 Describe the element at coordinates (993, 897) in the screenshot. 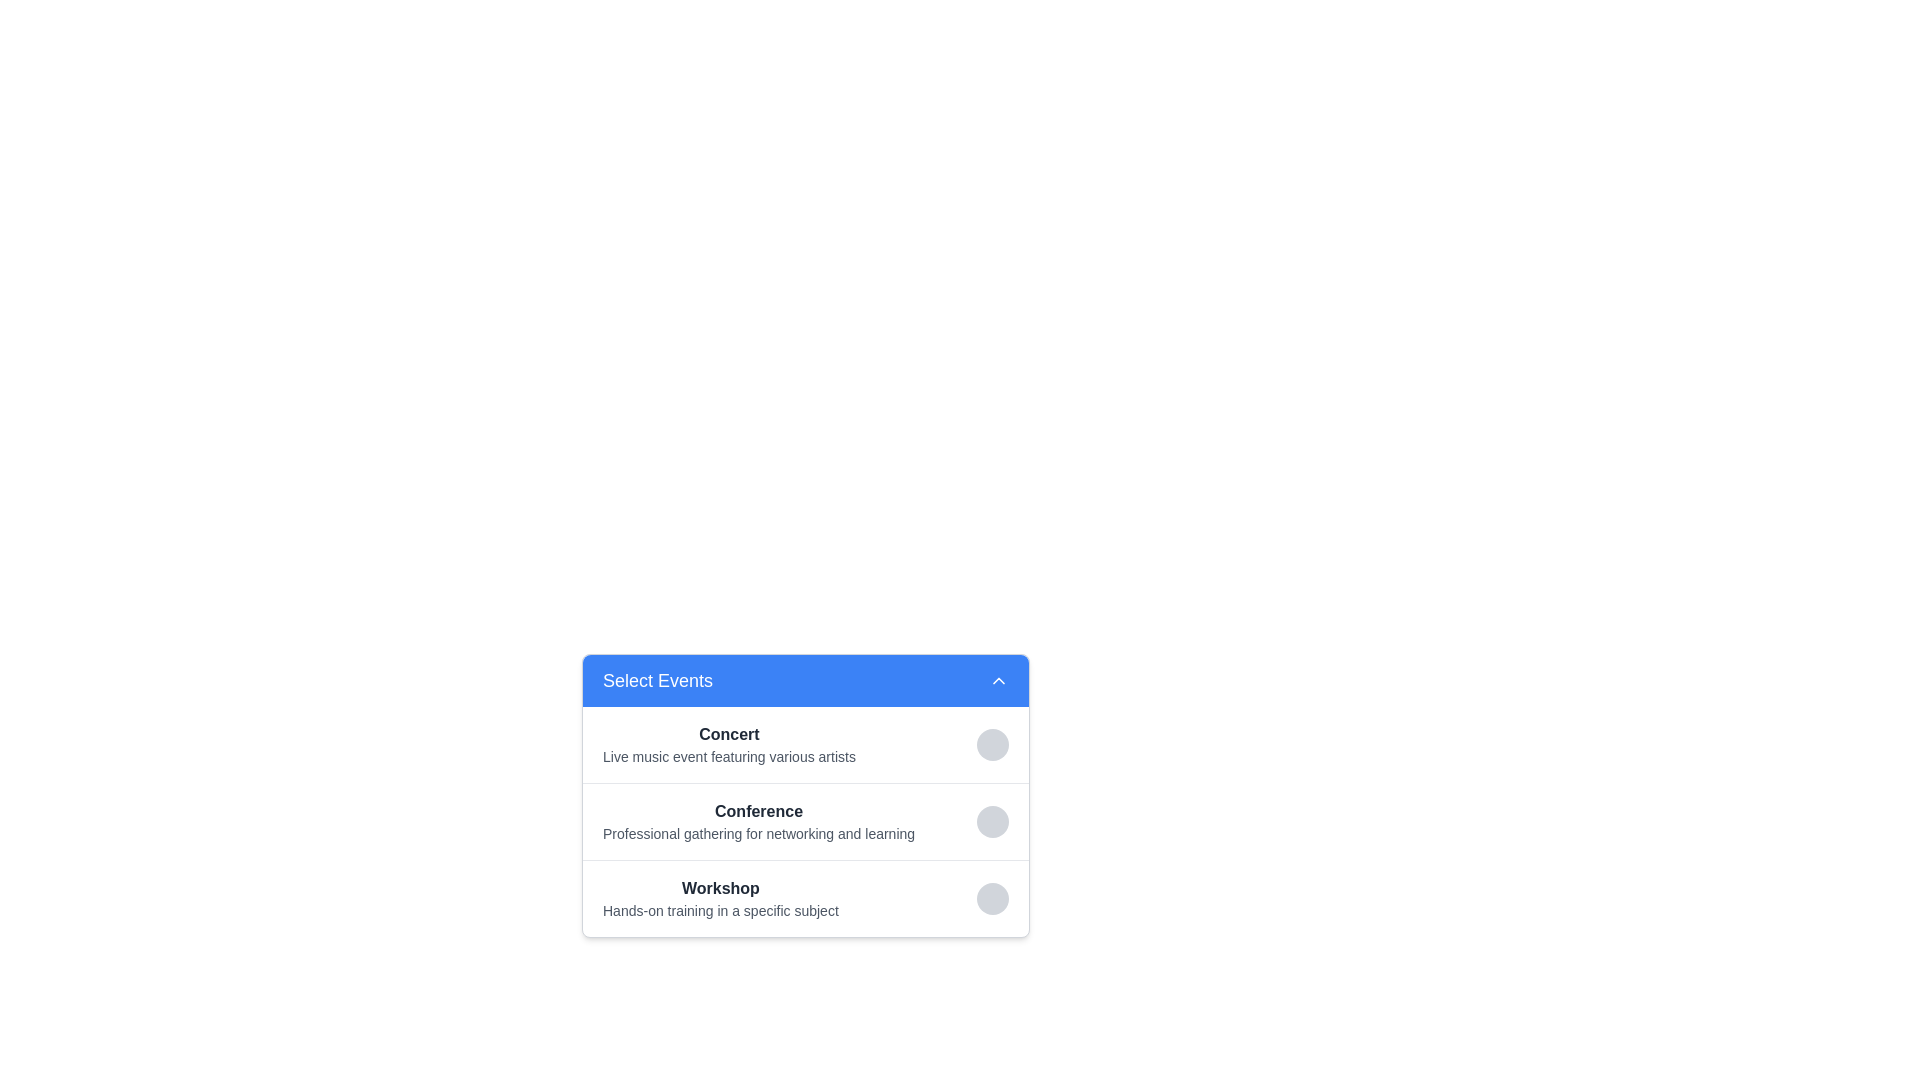

I see `the button located in the lower-right corner of the row containing the 'Workshop' title` at that location.